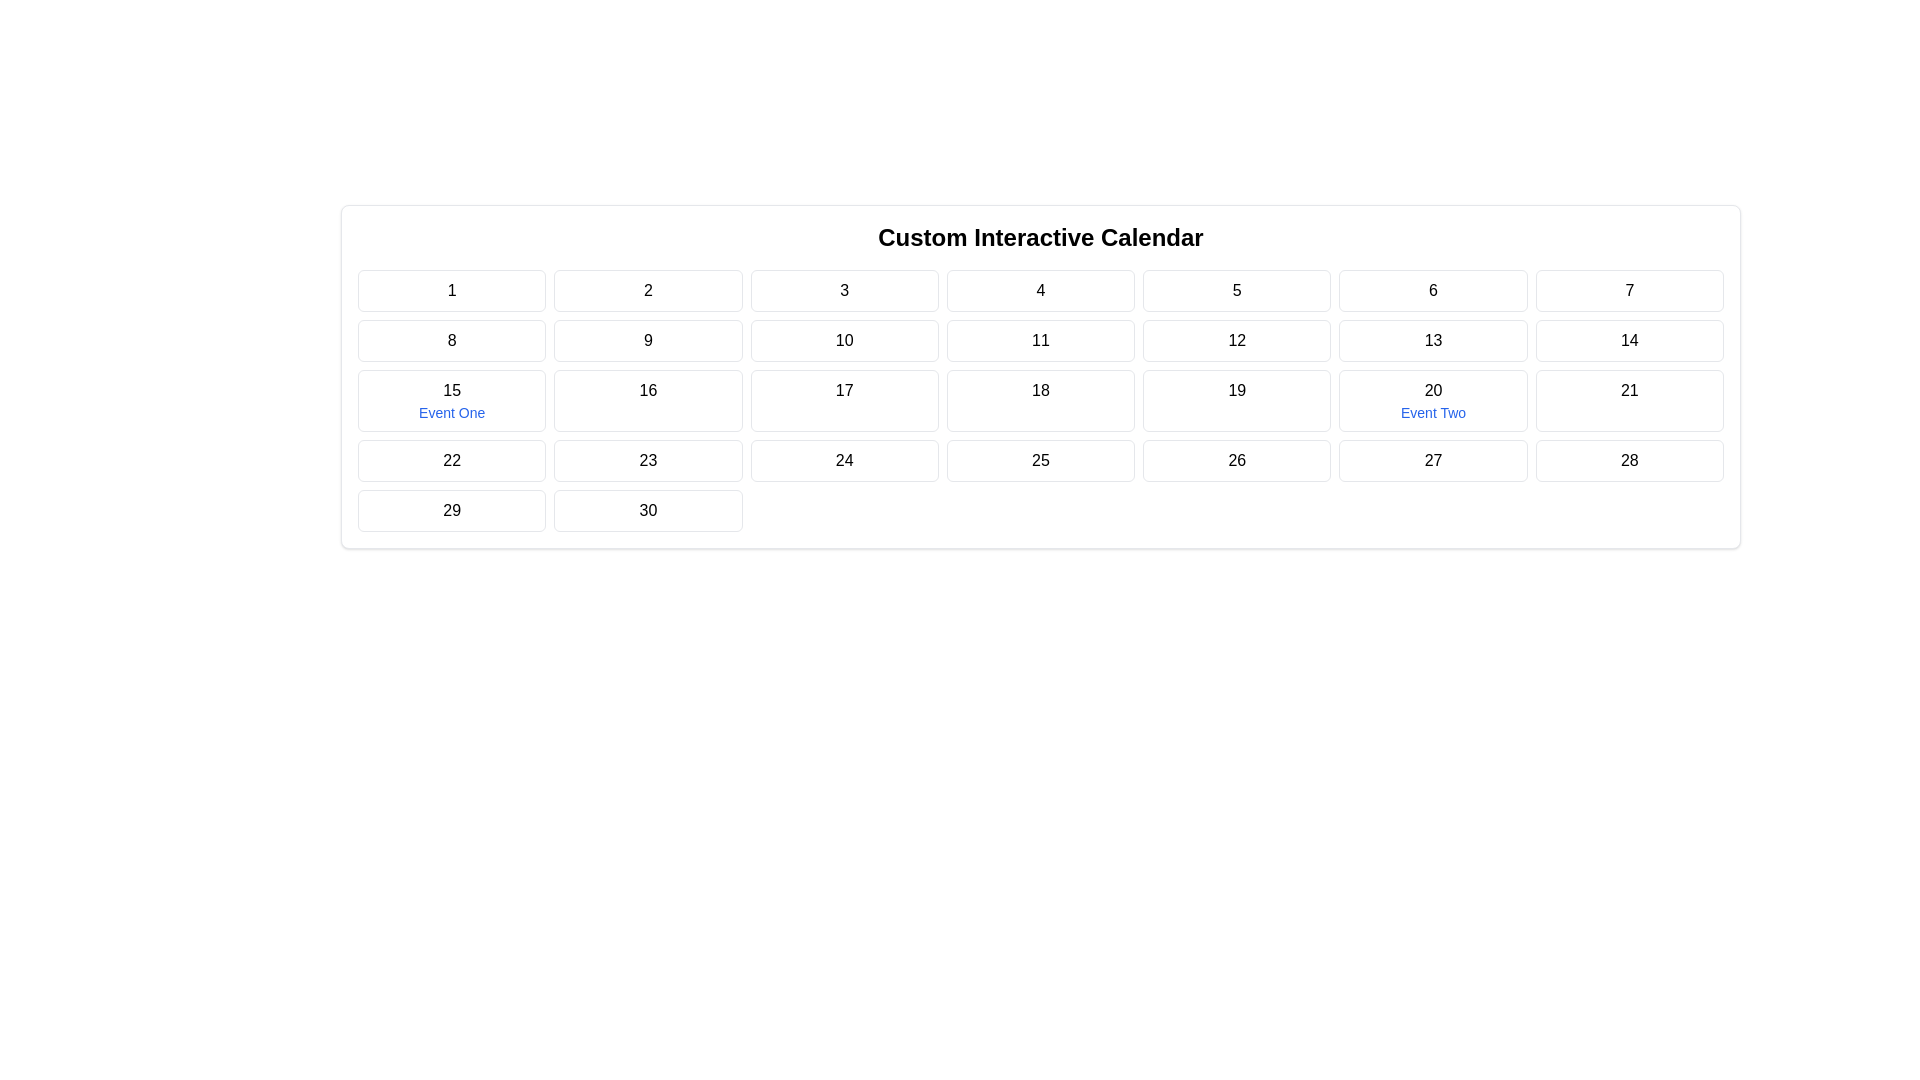  What do you see at coordinates (1432, 411) in the screenshot?
I see `text content of the label that displays 'Event Two', which is styled in a small blue font and is located inside the box labeled '20' in the calendar interface` at bounding box center [1432, 411].